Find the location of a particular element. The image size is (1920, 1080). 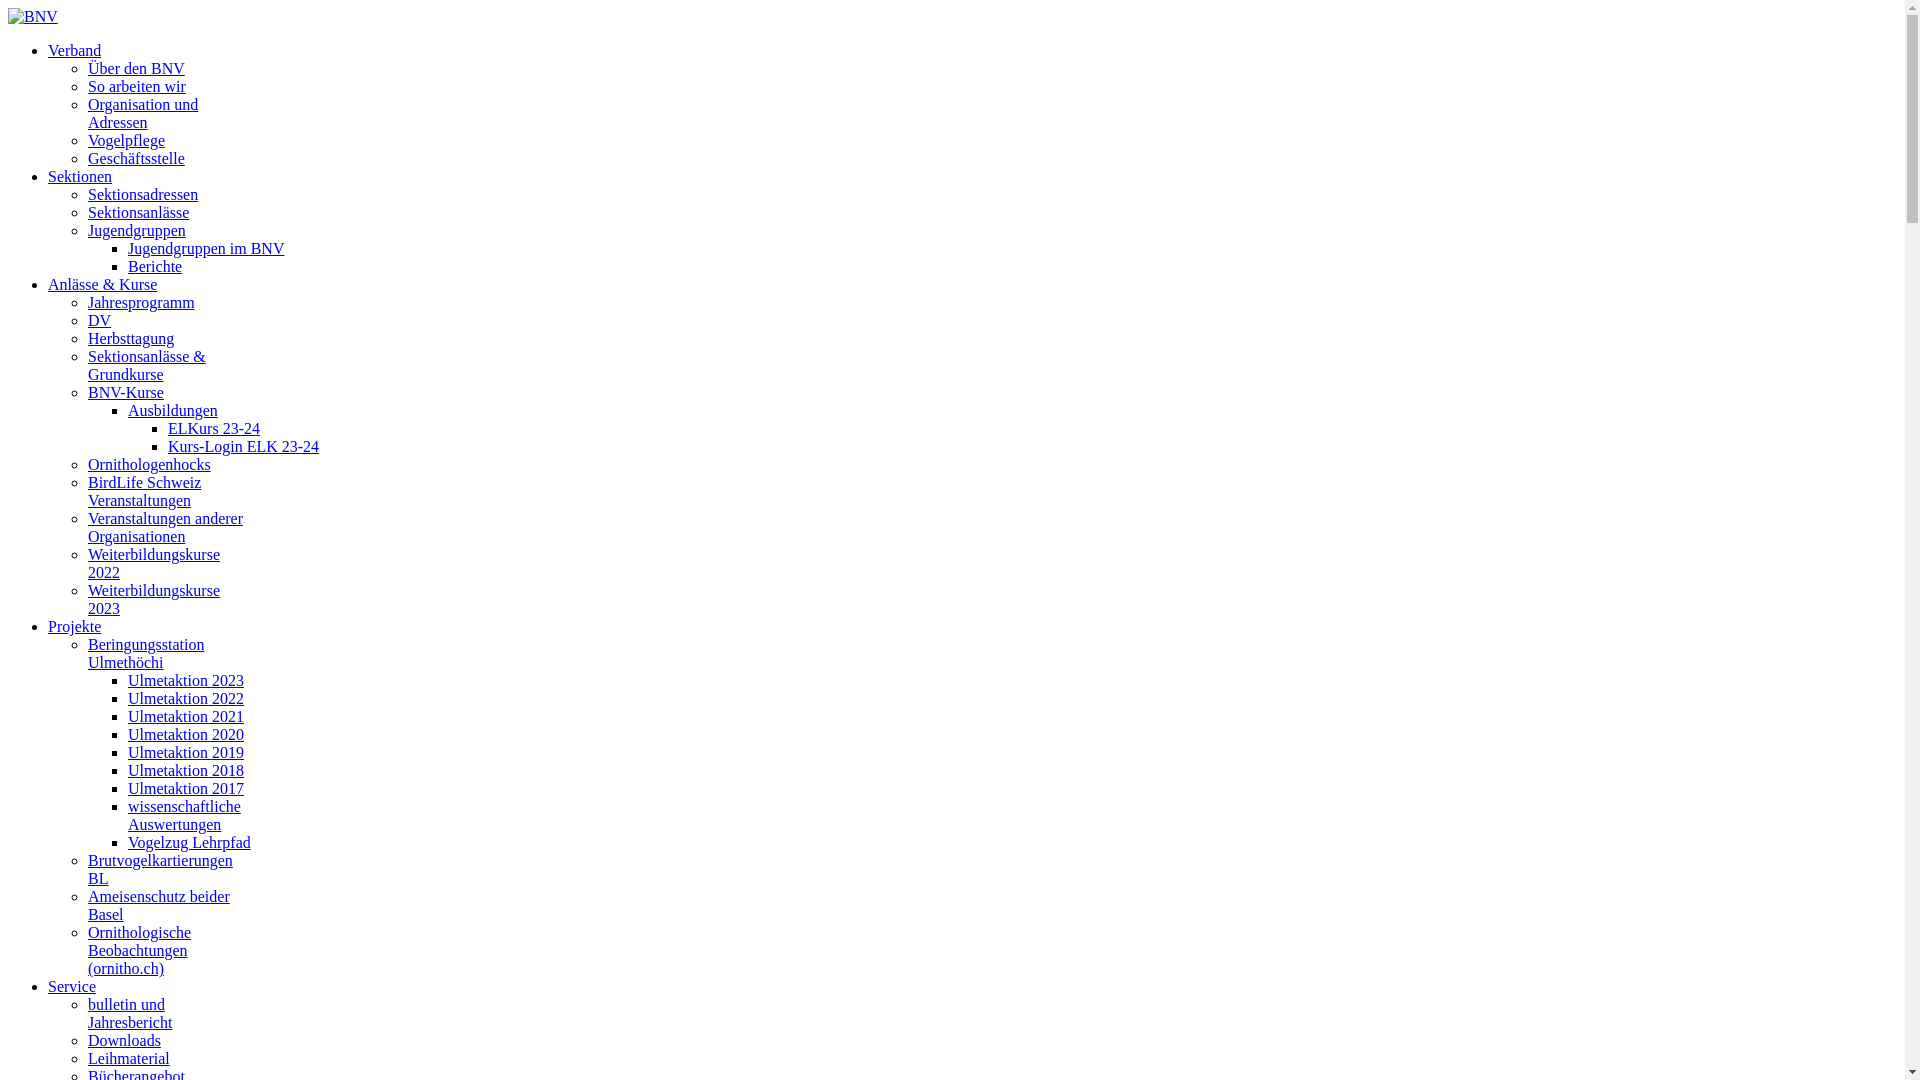

'Brutvogelkartierungen BL' is located at coordinates (86, 868).